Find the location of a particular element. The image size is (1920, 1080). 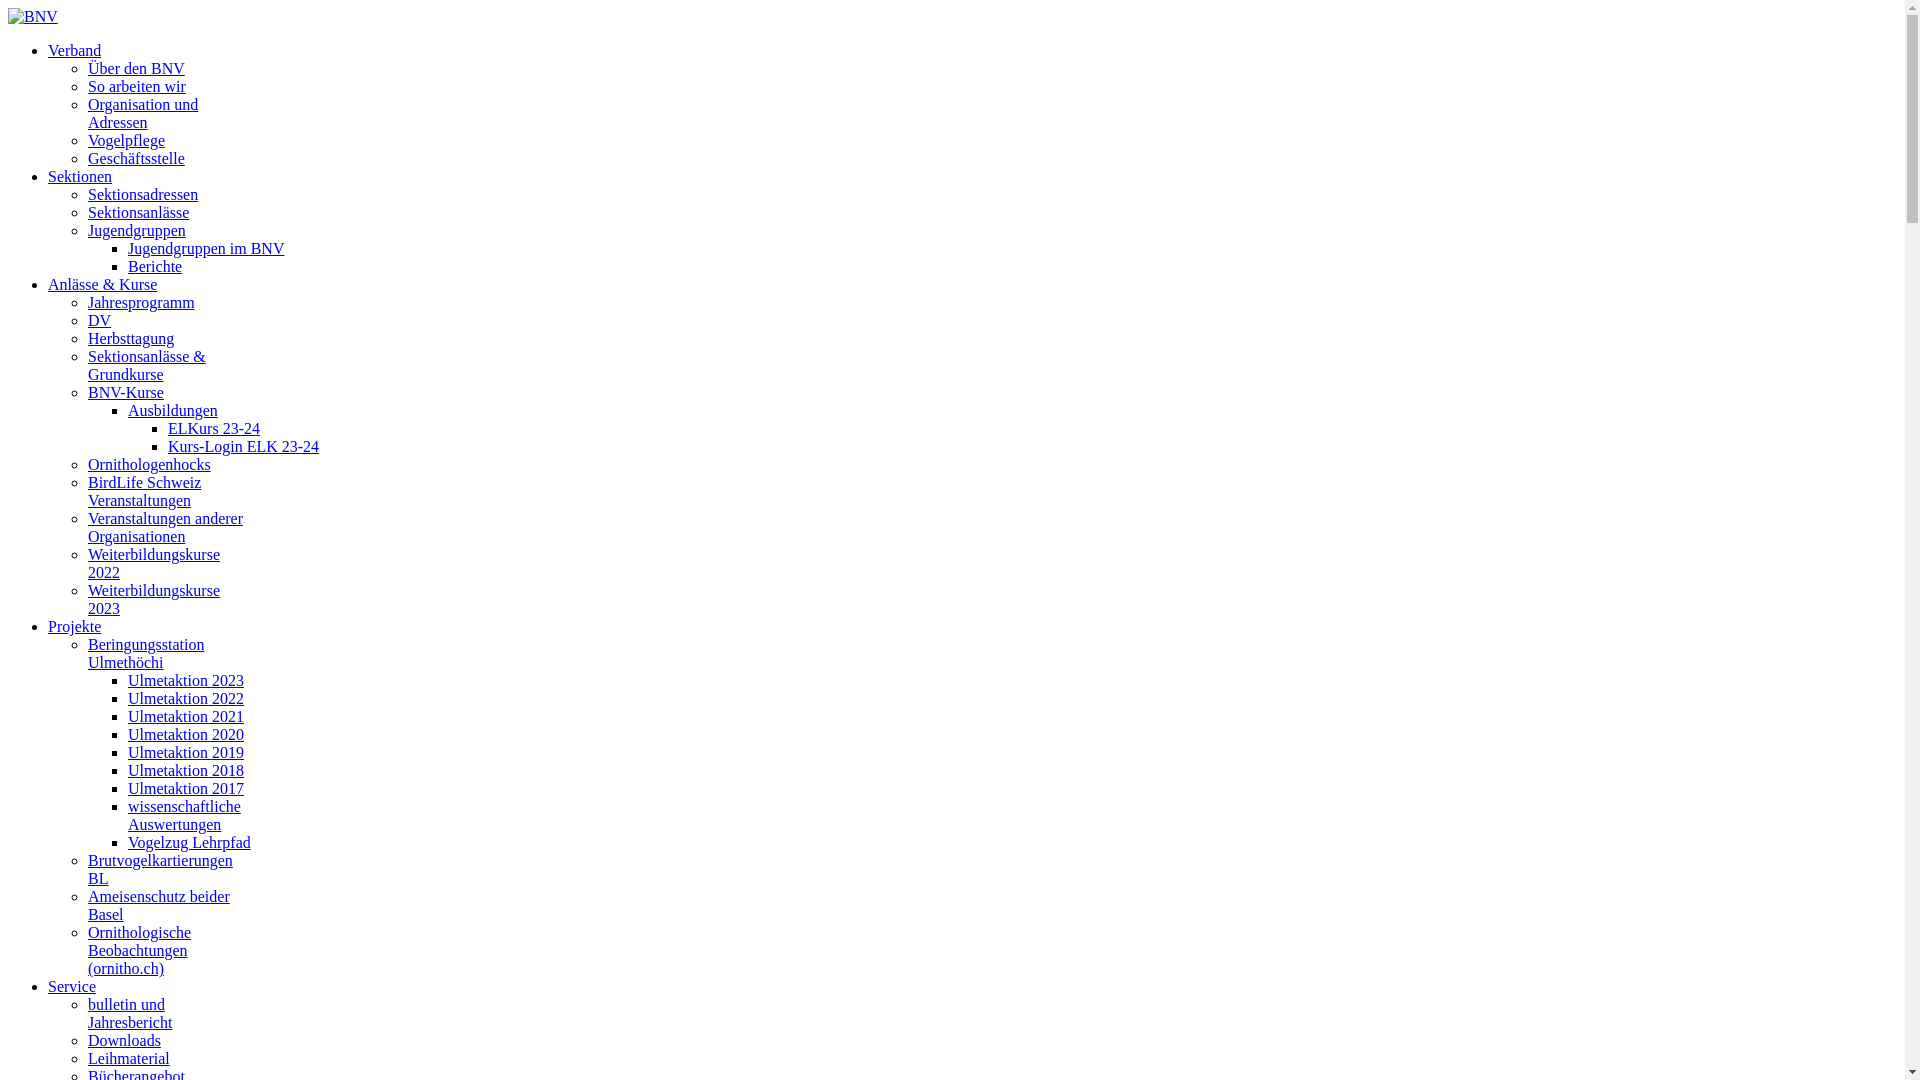

'Brutvogelkartierungen BL' is located at coordinates (86, 868).